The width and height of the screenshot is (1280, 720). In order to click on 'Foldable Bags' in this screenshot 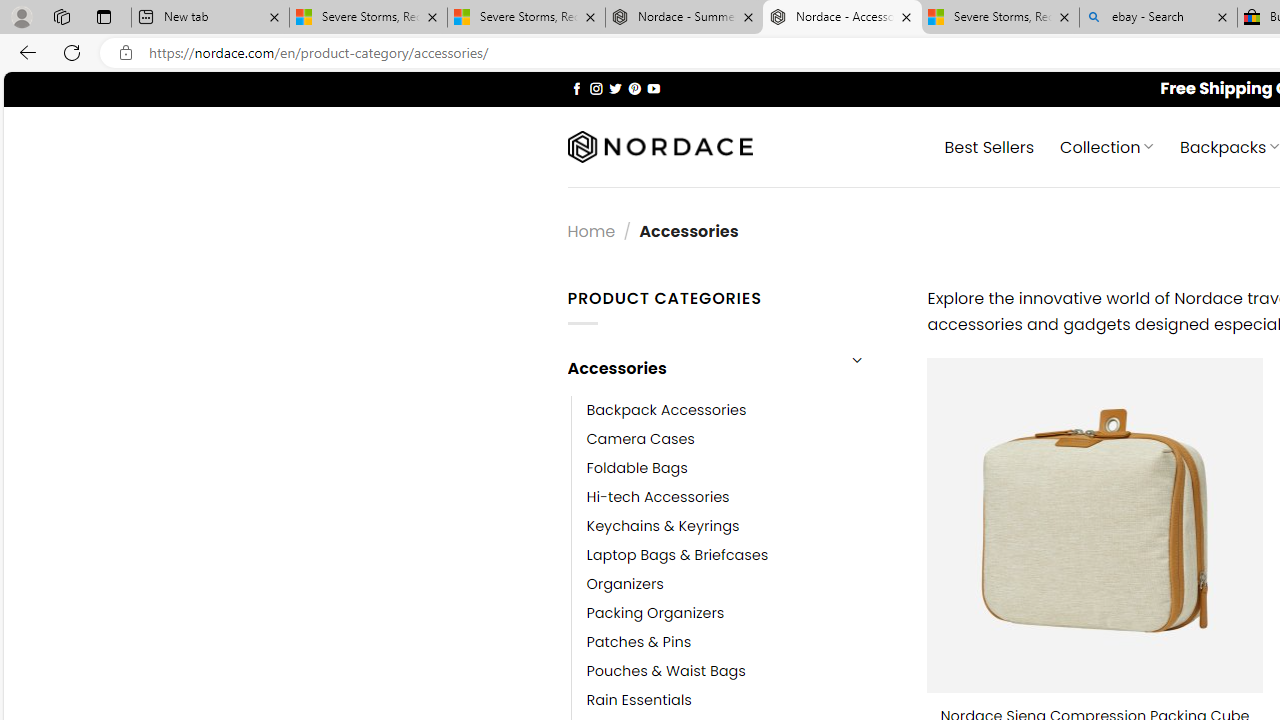, I will do `click(636, 468)`.